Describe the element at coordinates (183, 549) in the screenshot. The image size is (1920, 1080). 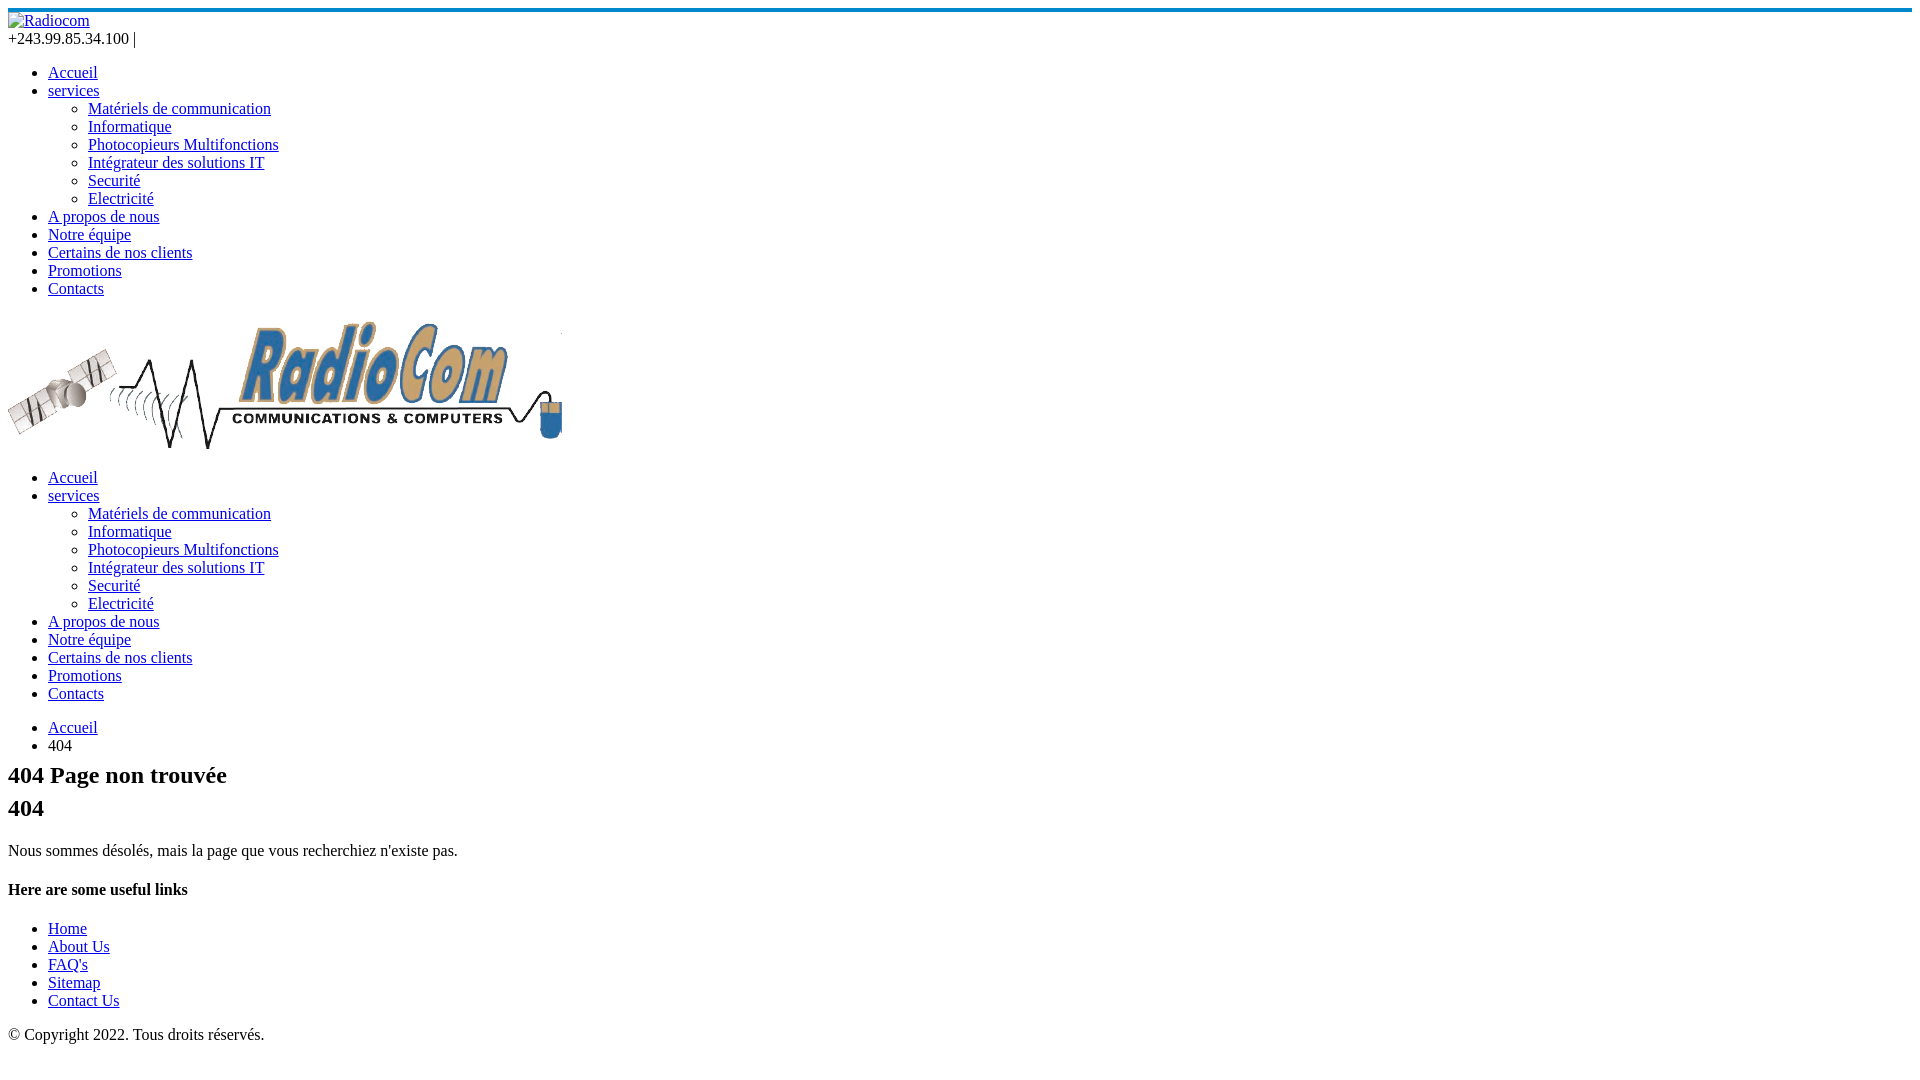
I see `'Photocopieurs Multifonctions'` at that location.